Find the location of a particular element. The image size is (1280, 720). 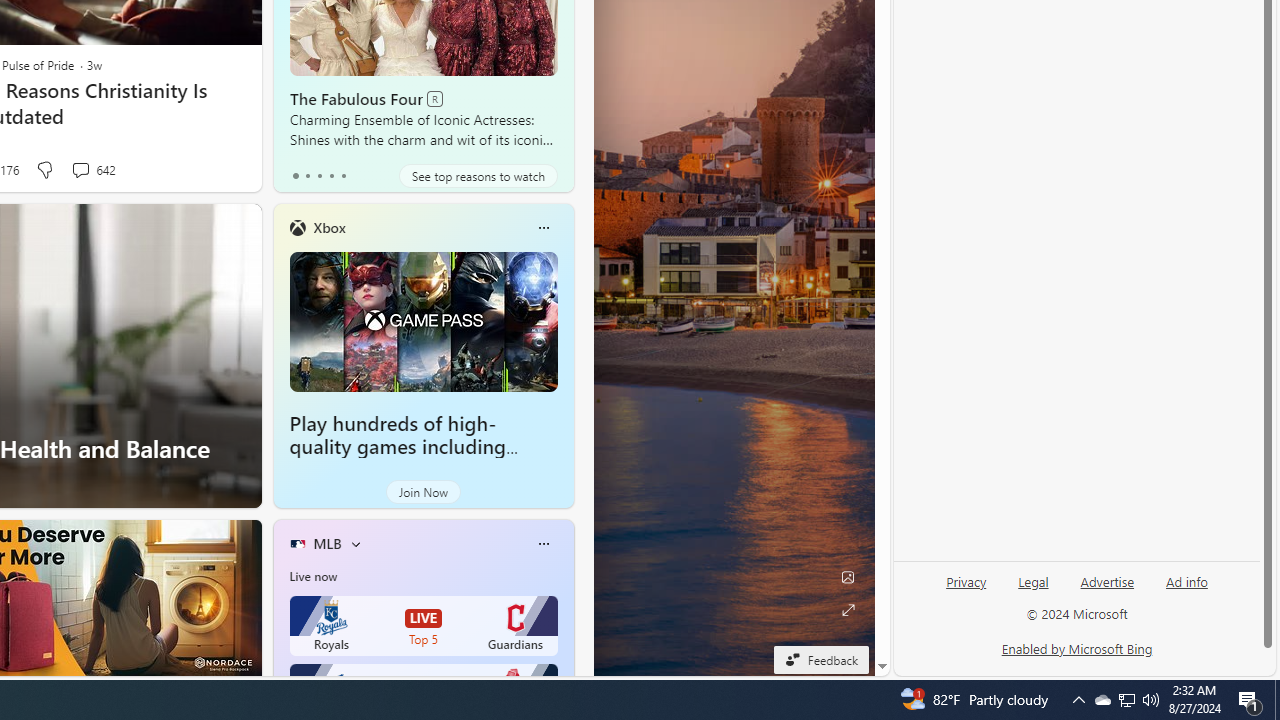

'See top reasons to watch' is located at coordinates (477, 175).